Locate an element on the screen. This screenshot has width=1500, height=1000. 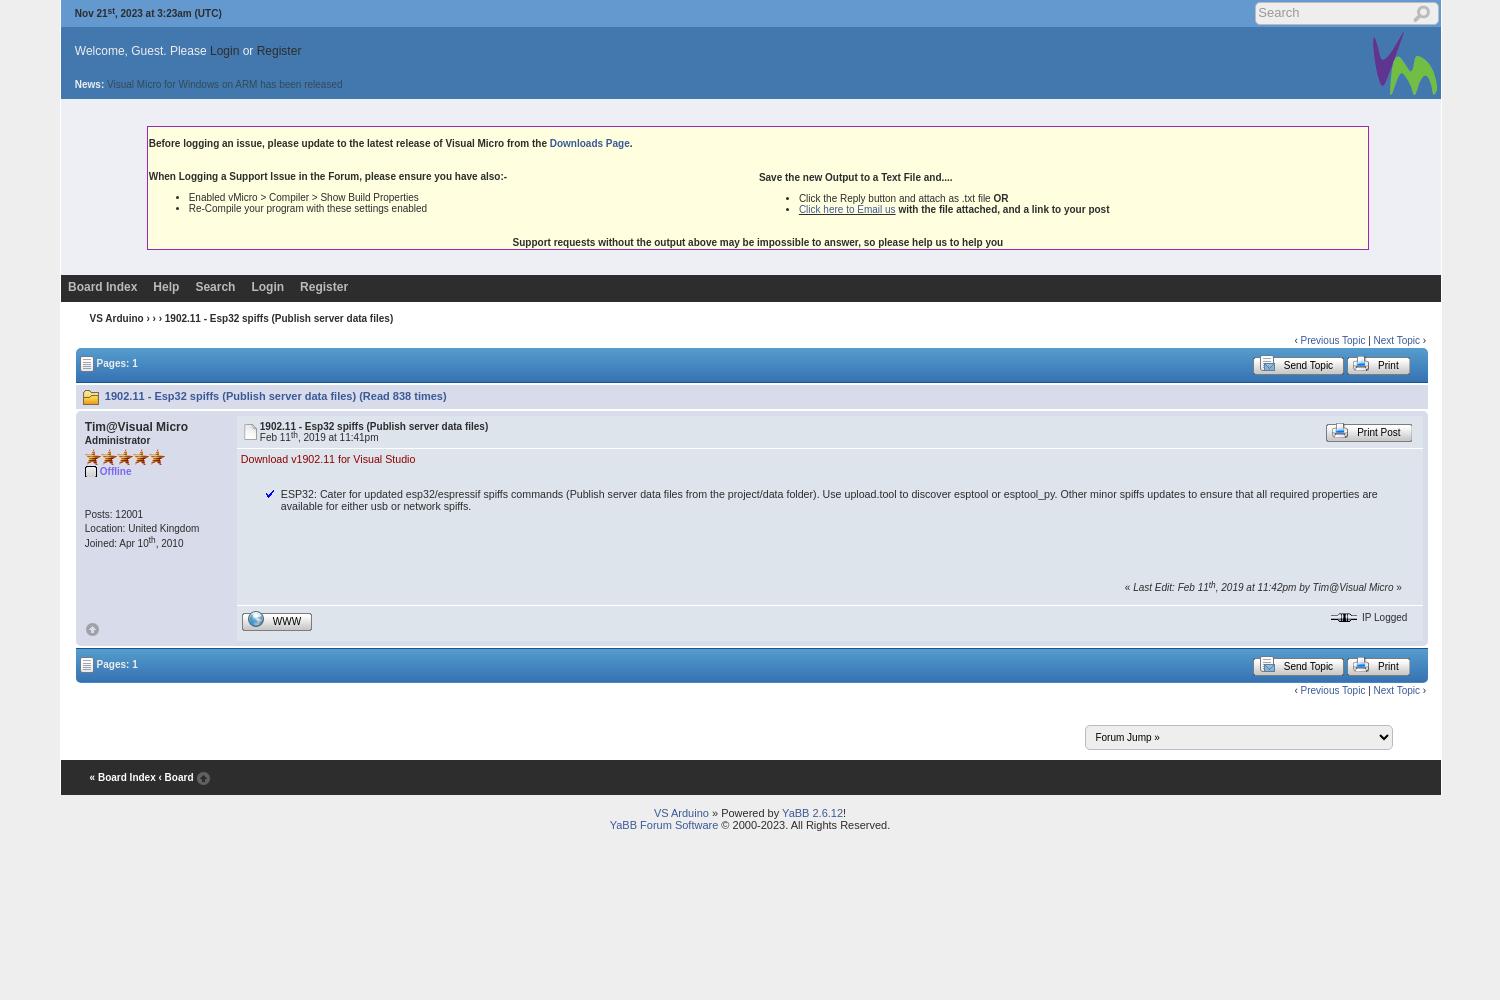
'» Powered by' is located at coordinates (744, 812).